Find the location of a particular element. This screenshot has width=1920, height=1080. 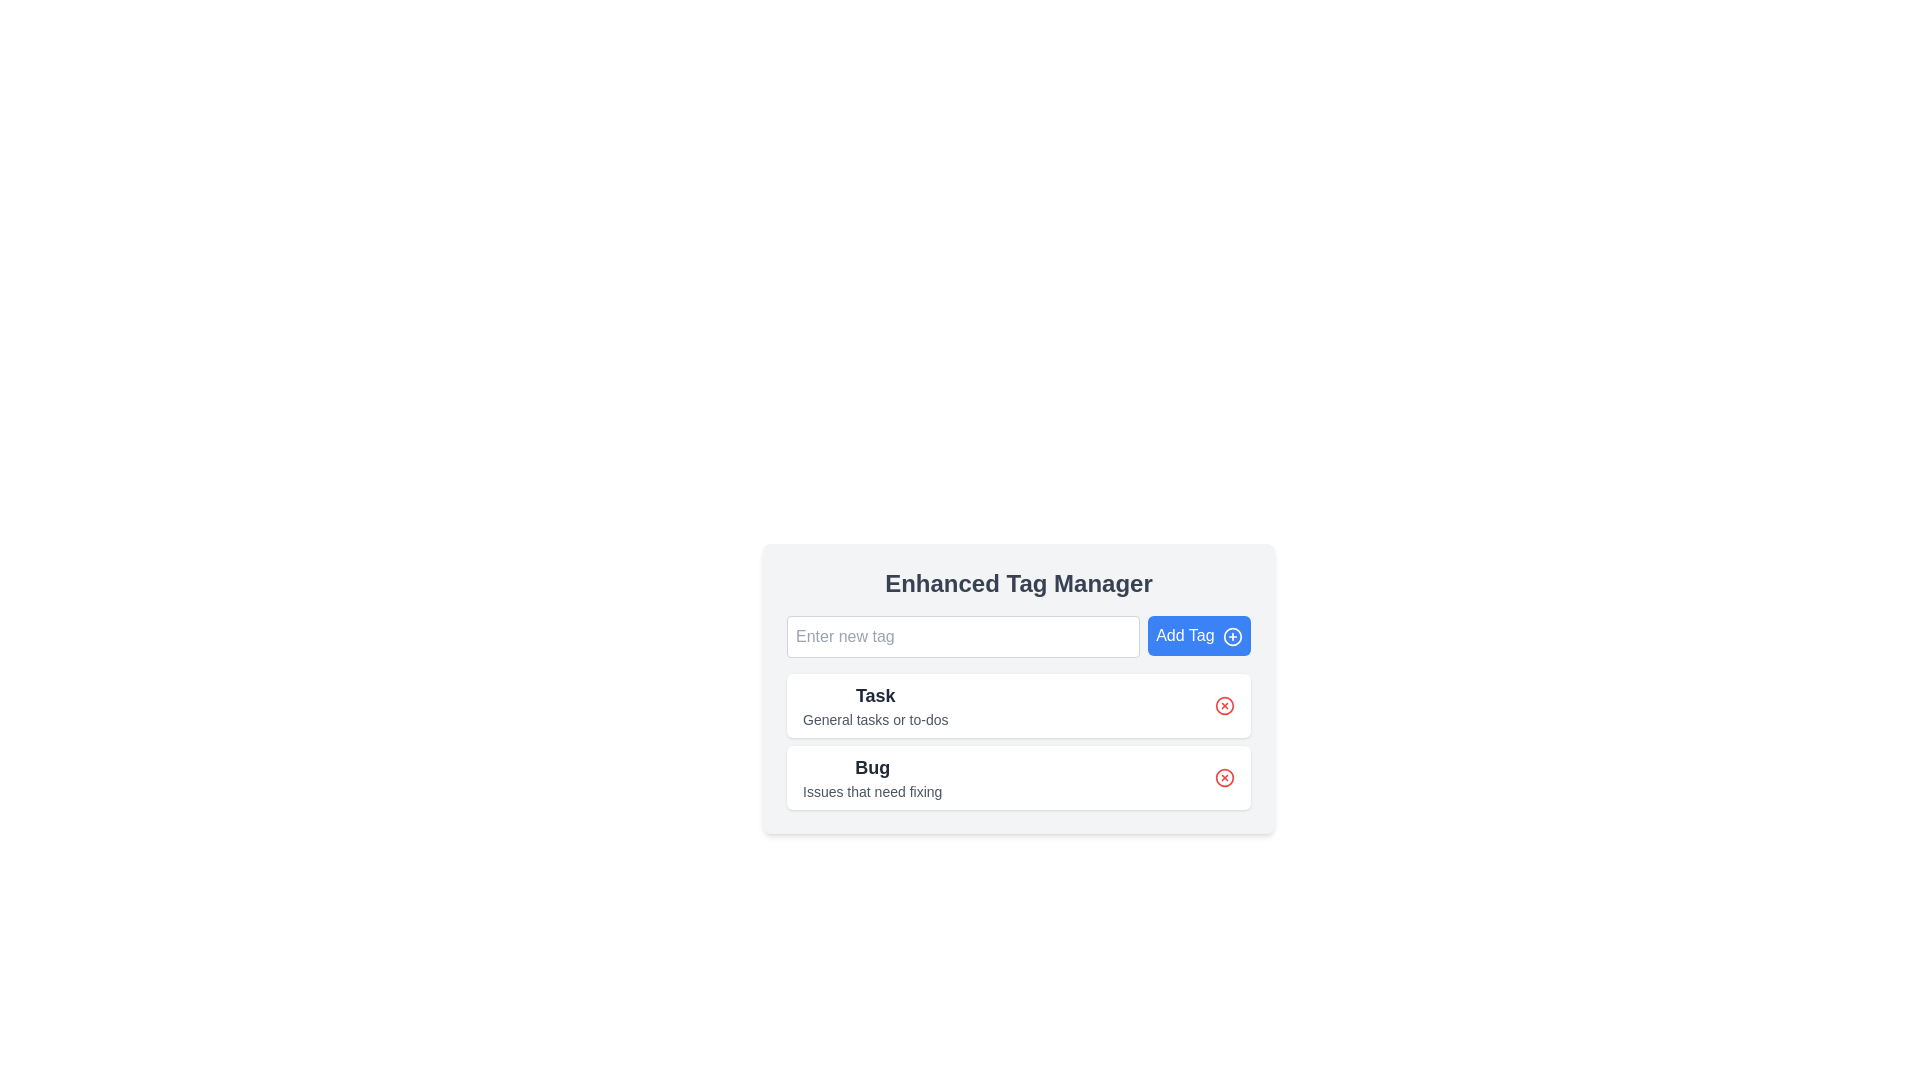

the text label element that serves as the title for the 'Task' category, located above 'General tasks or to-dos' and next to the delete button is located at coordinates (875, 694).